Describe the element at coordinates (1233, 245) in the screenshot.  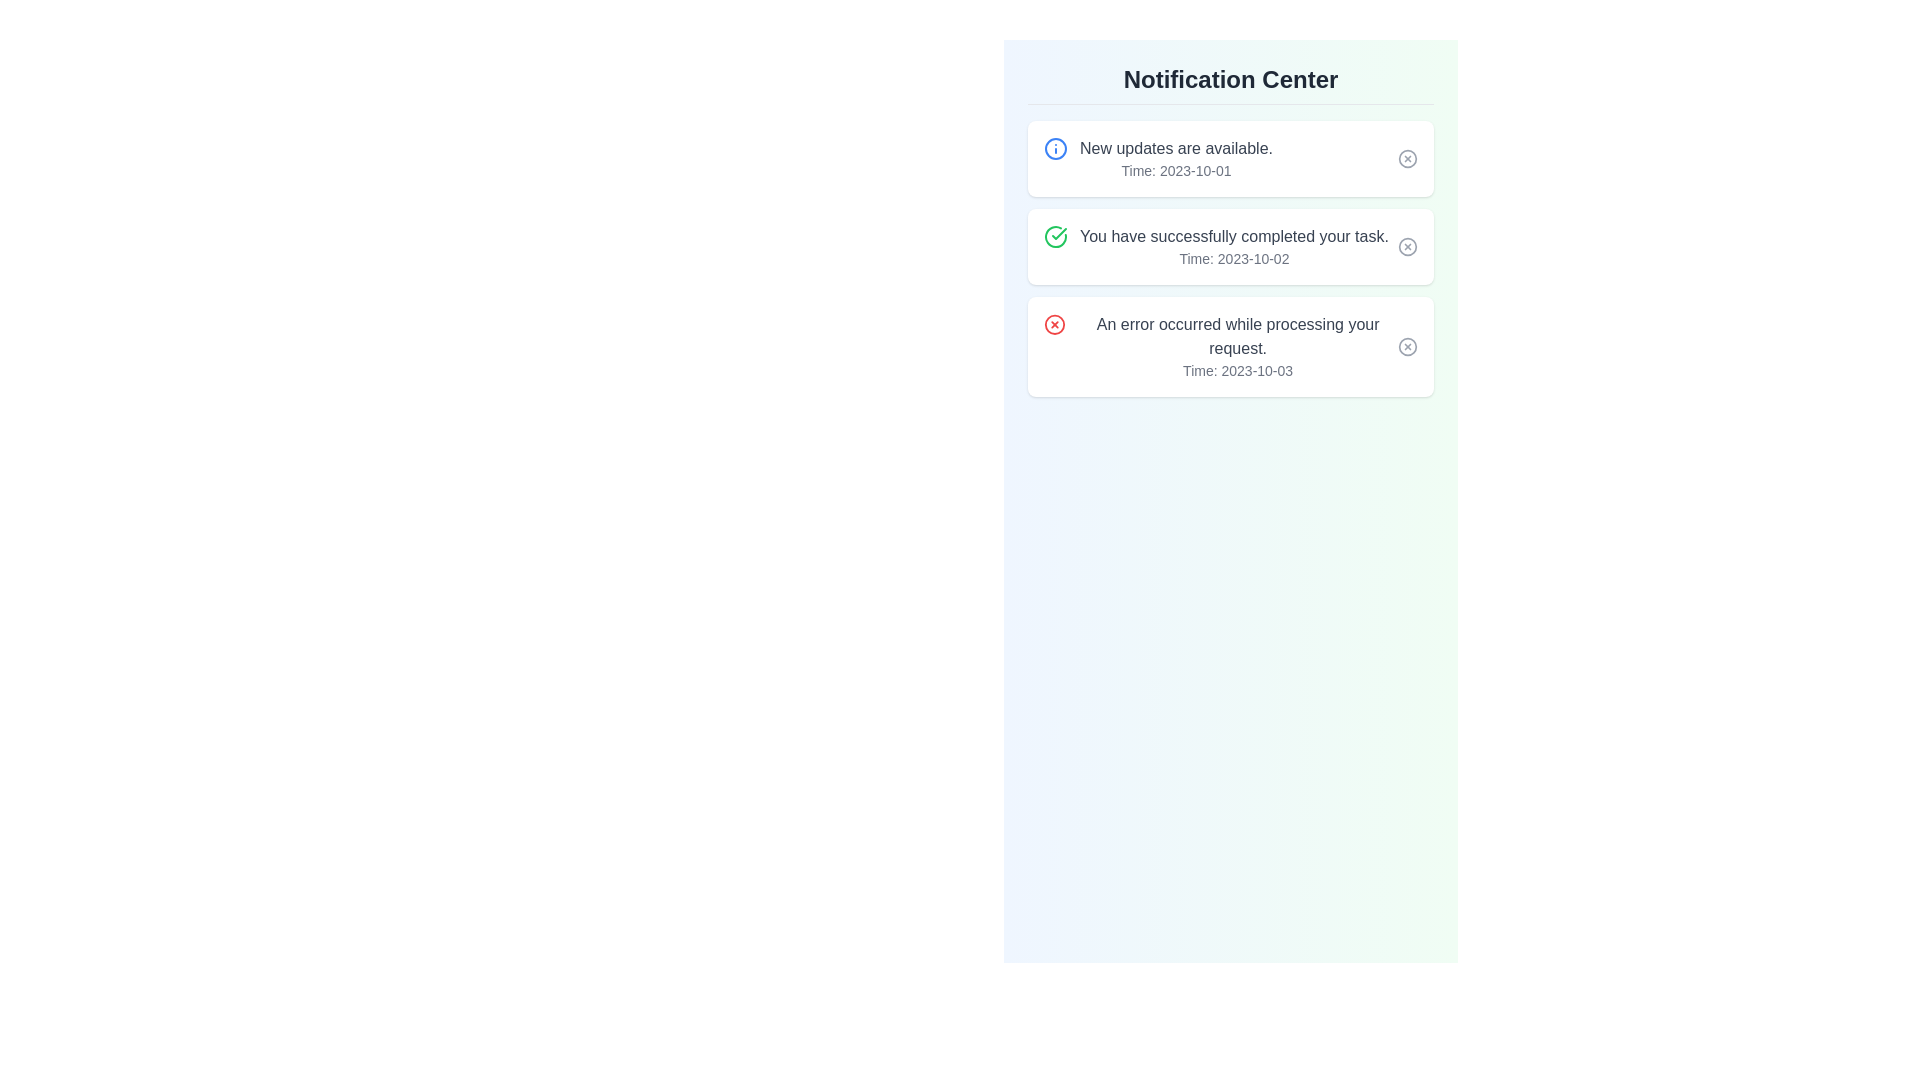
I see `notification message that states 'You have successfully completed your task.' which is displayed prominently in black text within the second notification card of the notification center` at that location.